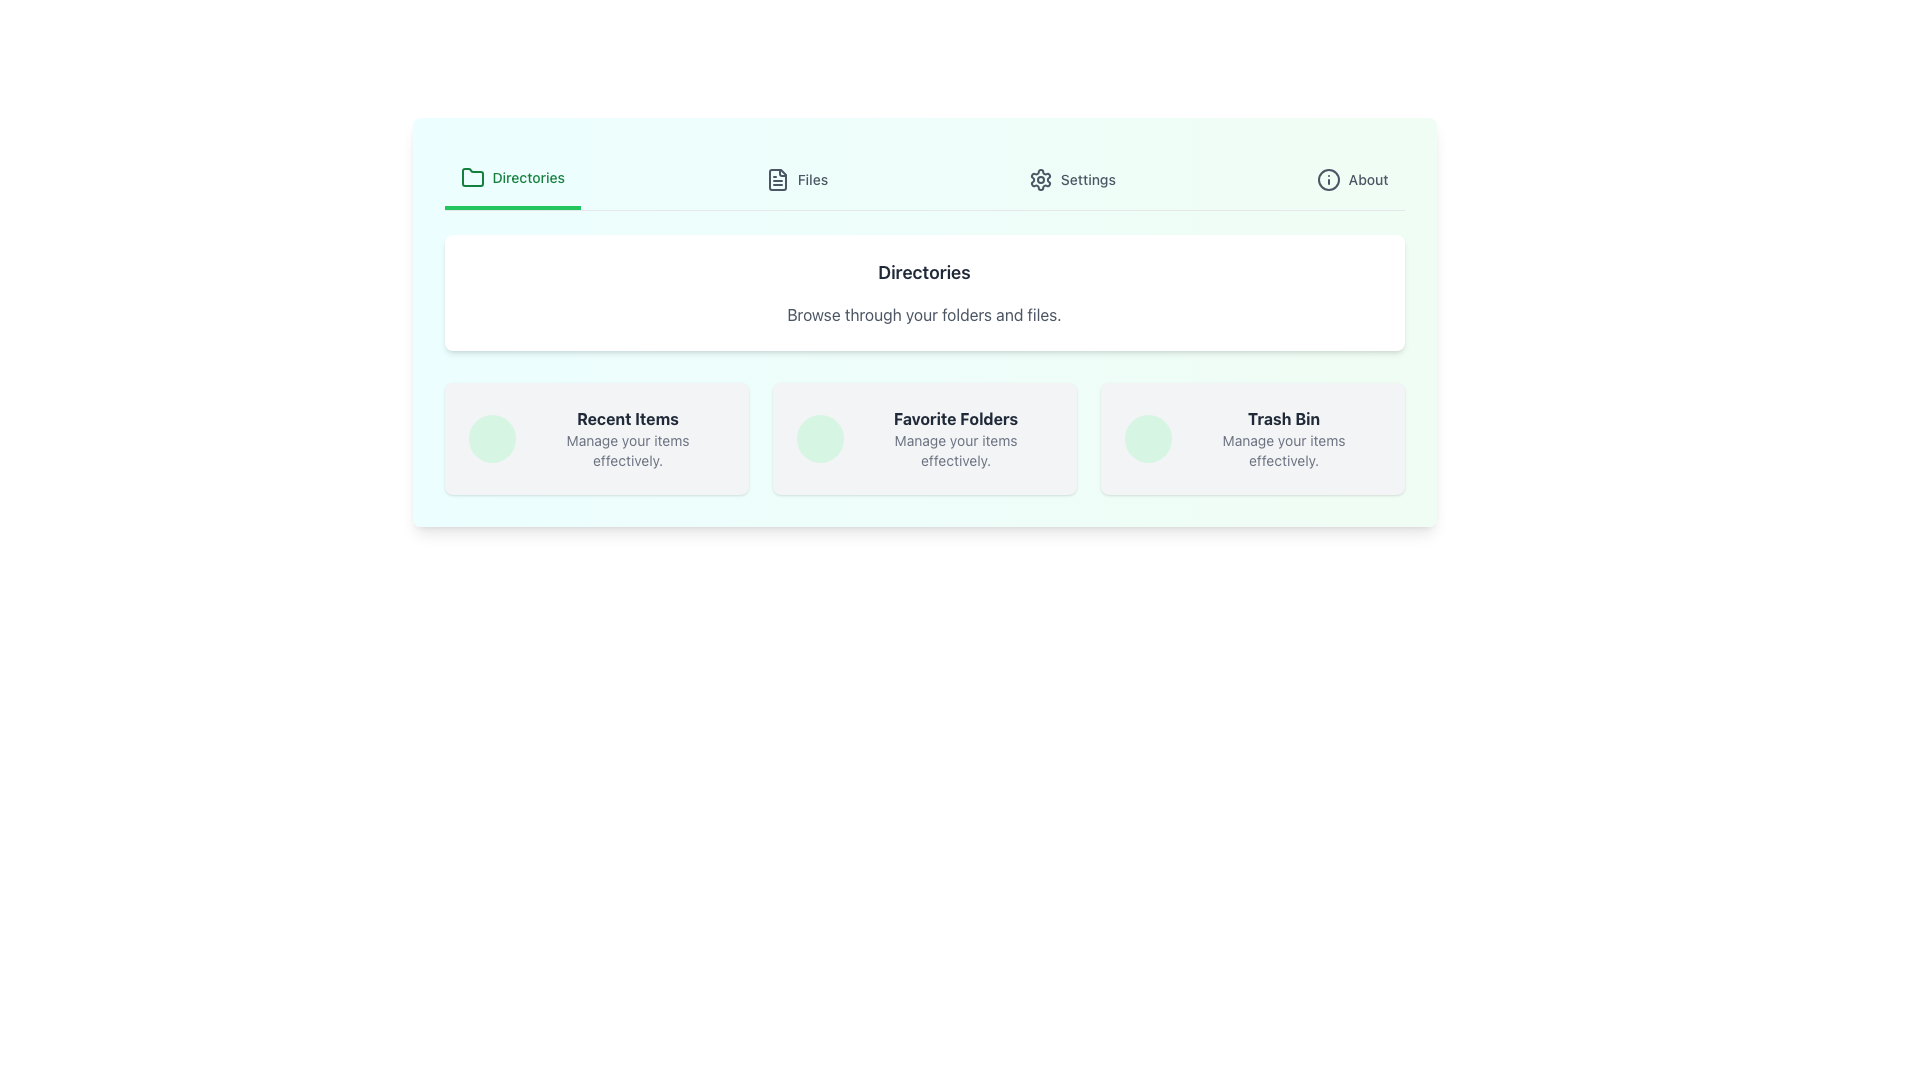 This screenshot has height=1080, width=1920. Describe the element at coordinates (923, 315) in the screenshot. I see `the Informational Text located below the 'Directories' header` at that location.